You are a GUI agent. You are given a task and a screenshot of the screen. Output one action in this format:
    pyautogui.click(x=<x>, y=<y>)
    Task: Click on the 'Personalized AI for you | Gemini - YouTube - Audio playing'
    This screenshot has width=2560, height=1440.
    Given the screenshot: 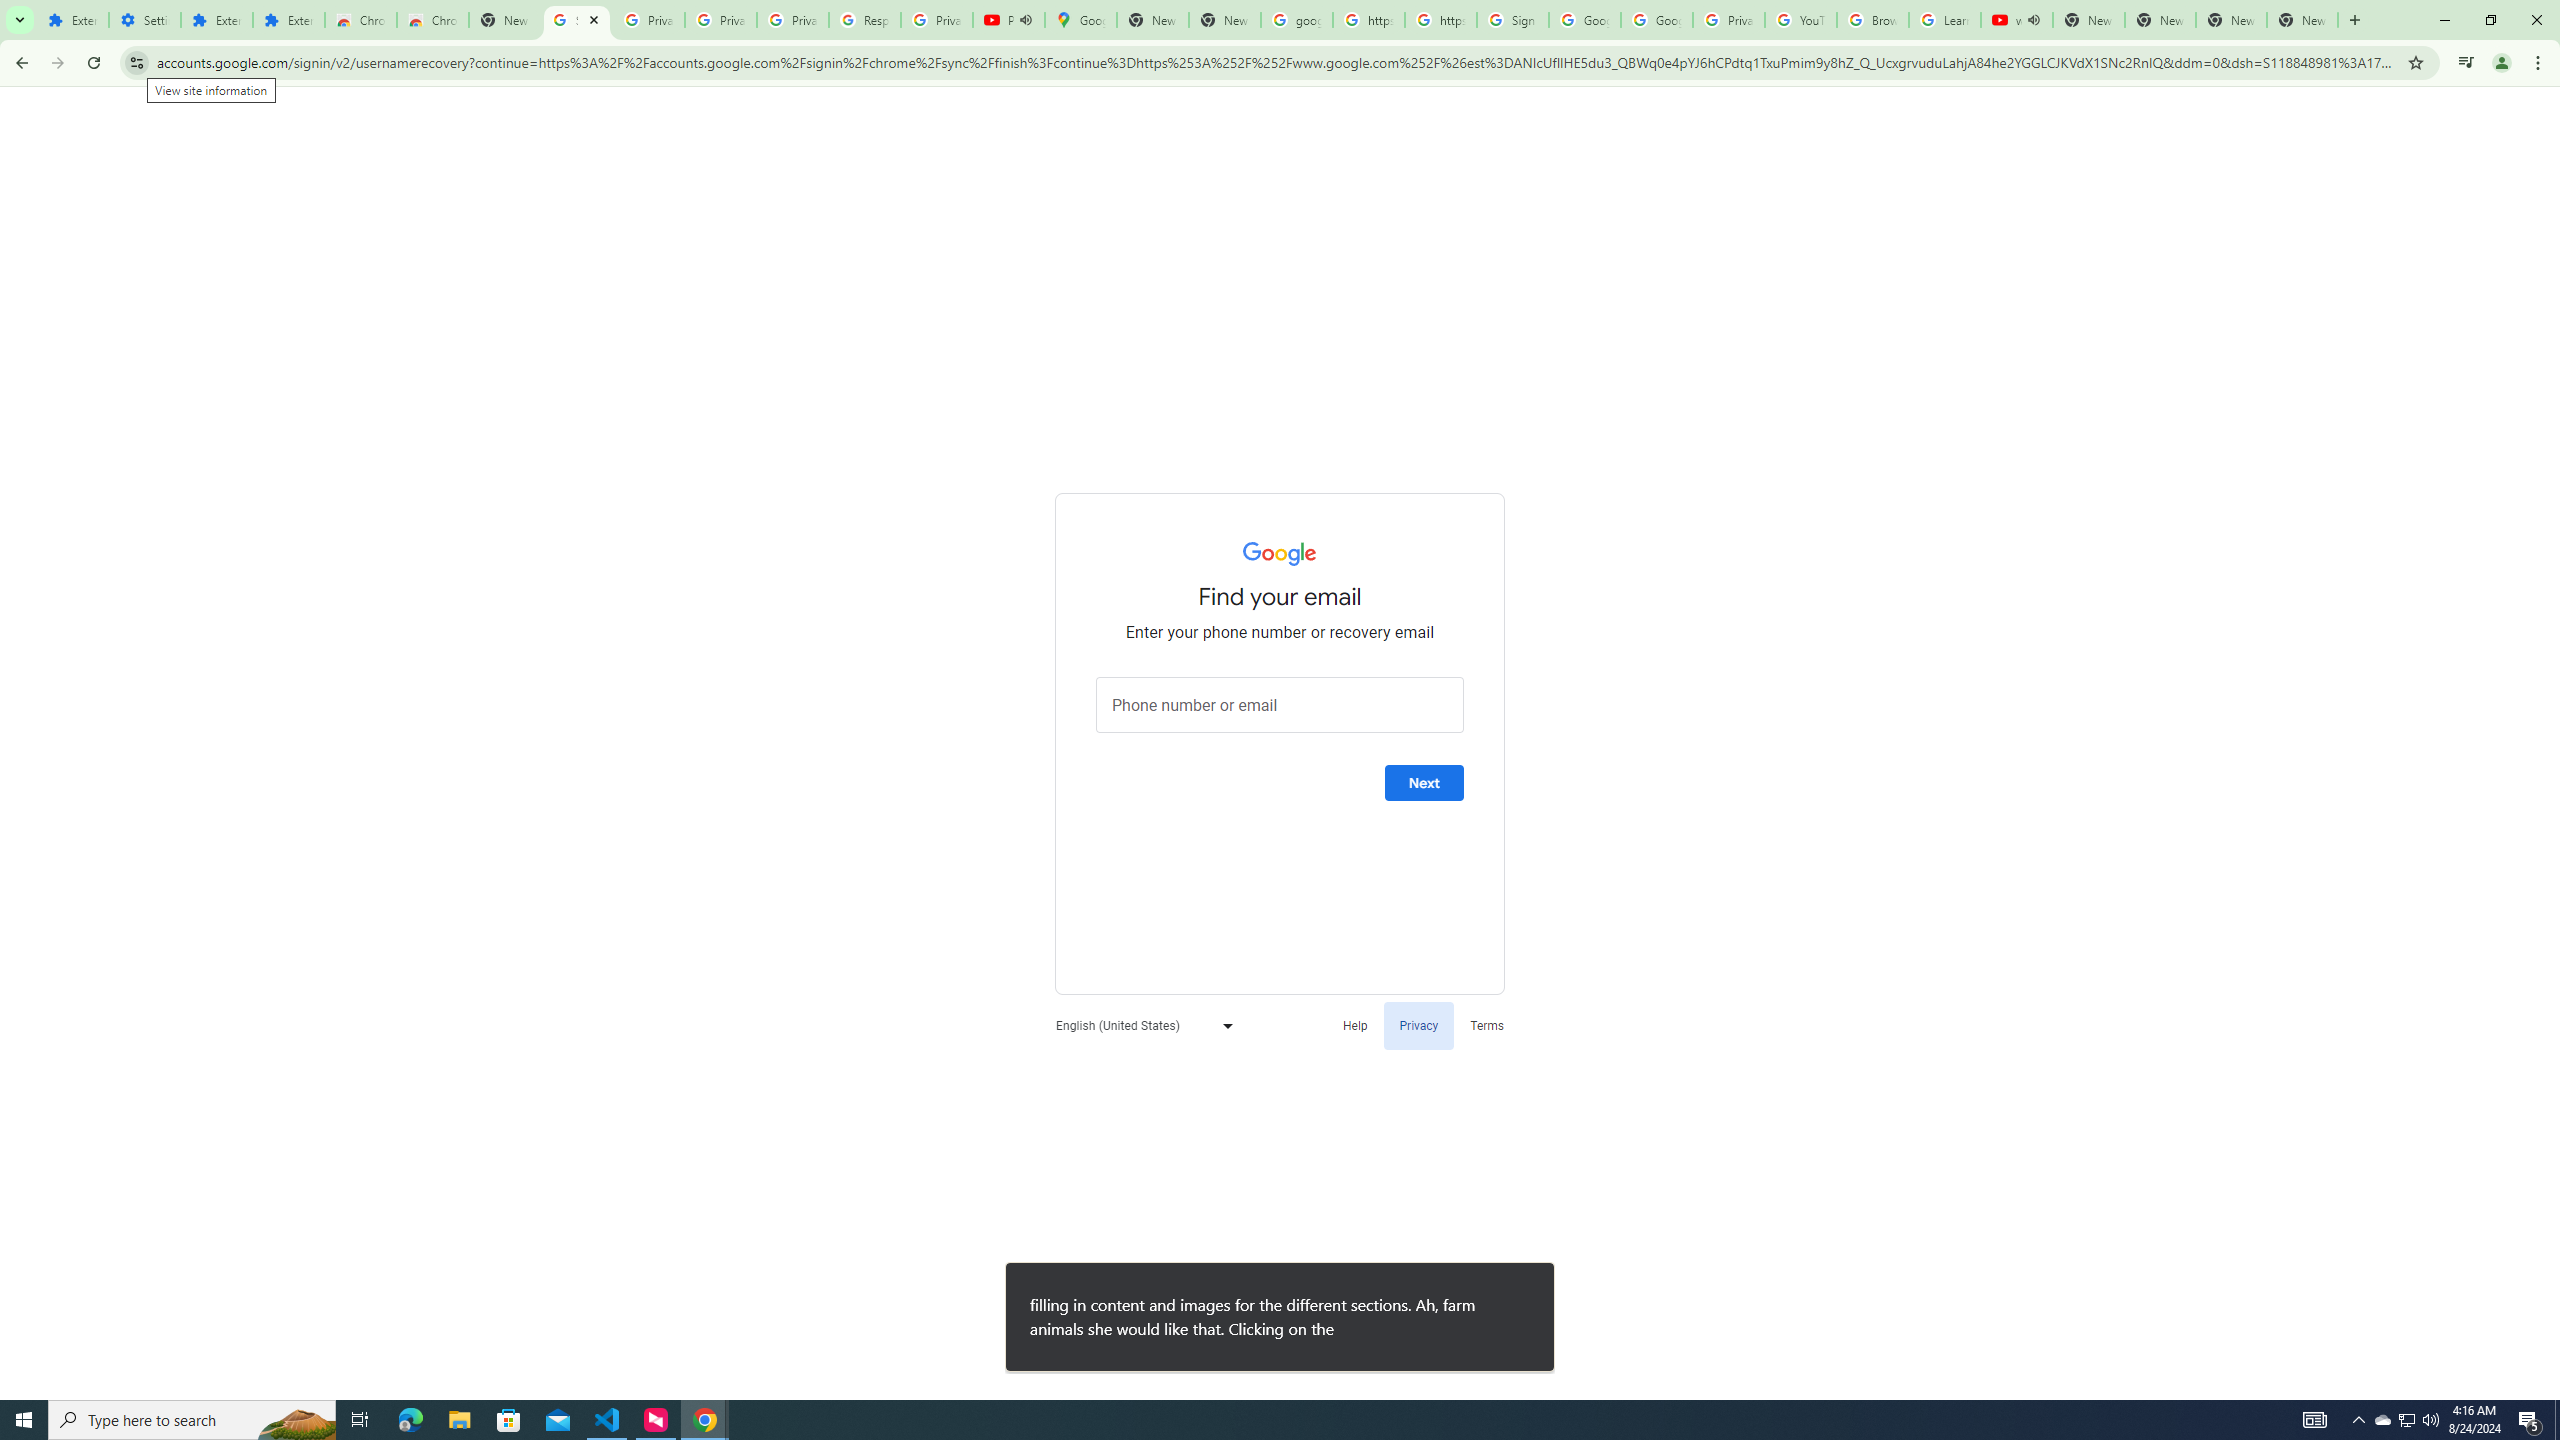 What is the action you would take?
    pyautogui.click(x=1008, y=19)
    